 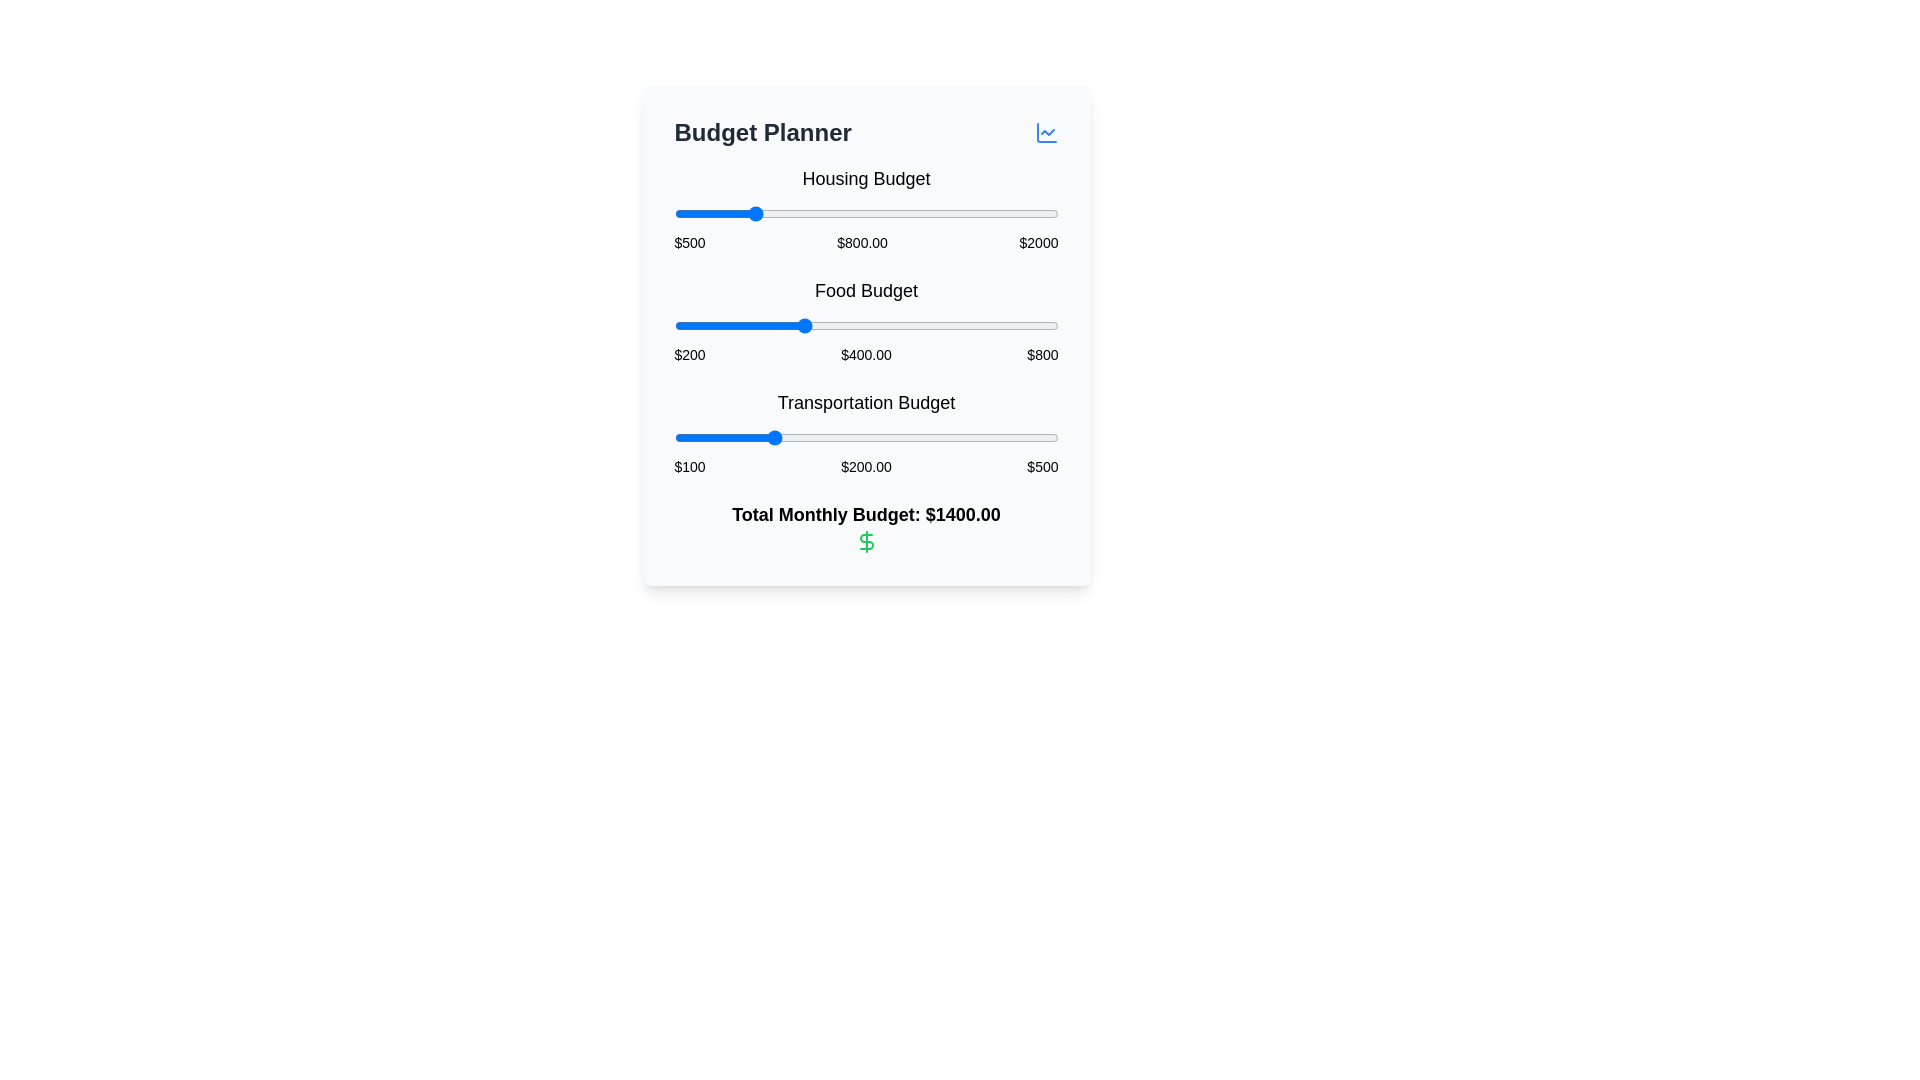 I want to click on the text indicator displaying the minimum value ($100), current value ($200.00), and maximum value ($500) for the 'Transportation Budget' slider, positioned centrally below the slider, so click(x=866, y=466).